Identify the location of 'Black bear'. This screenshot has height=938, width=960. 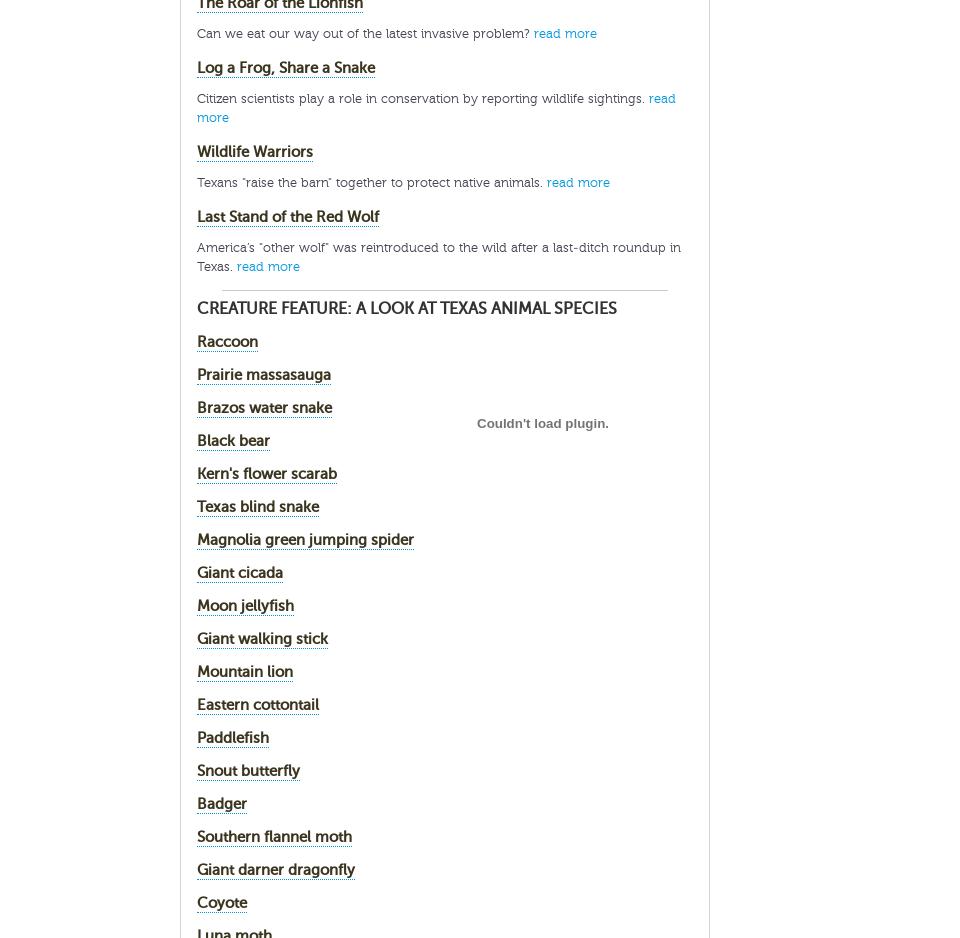
(233, 439).